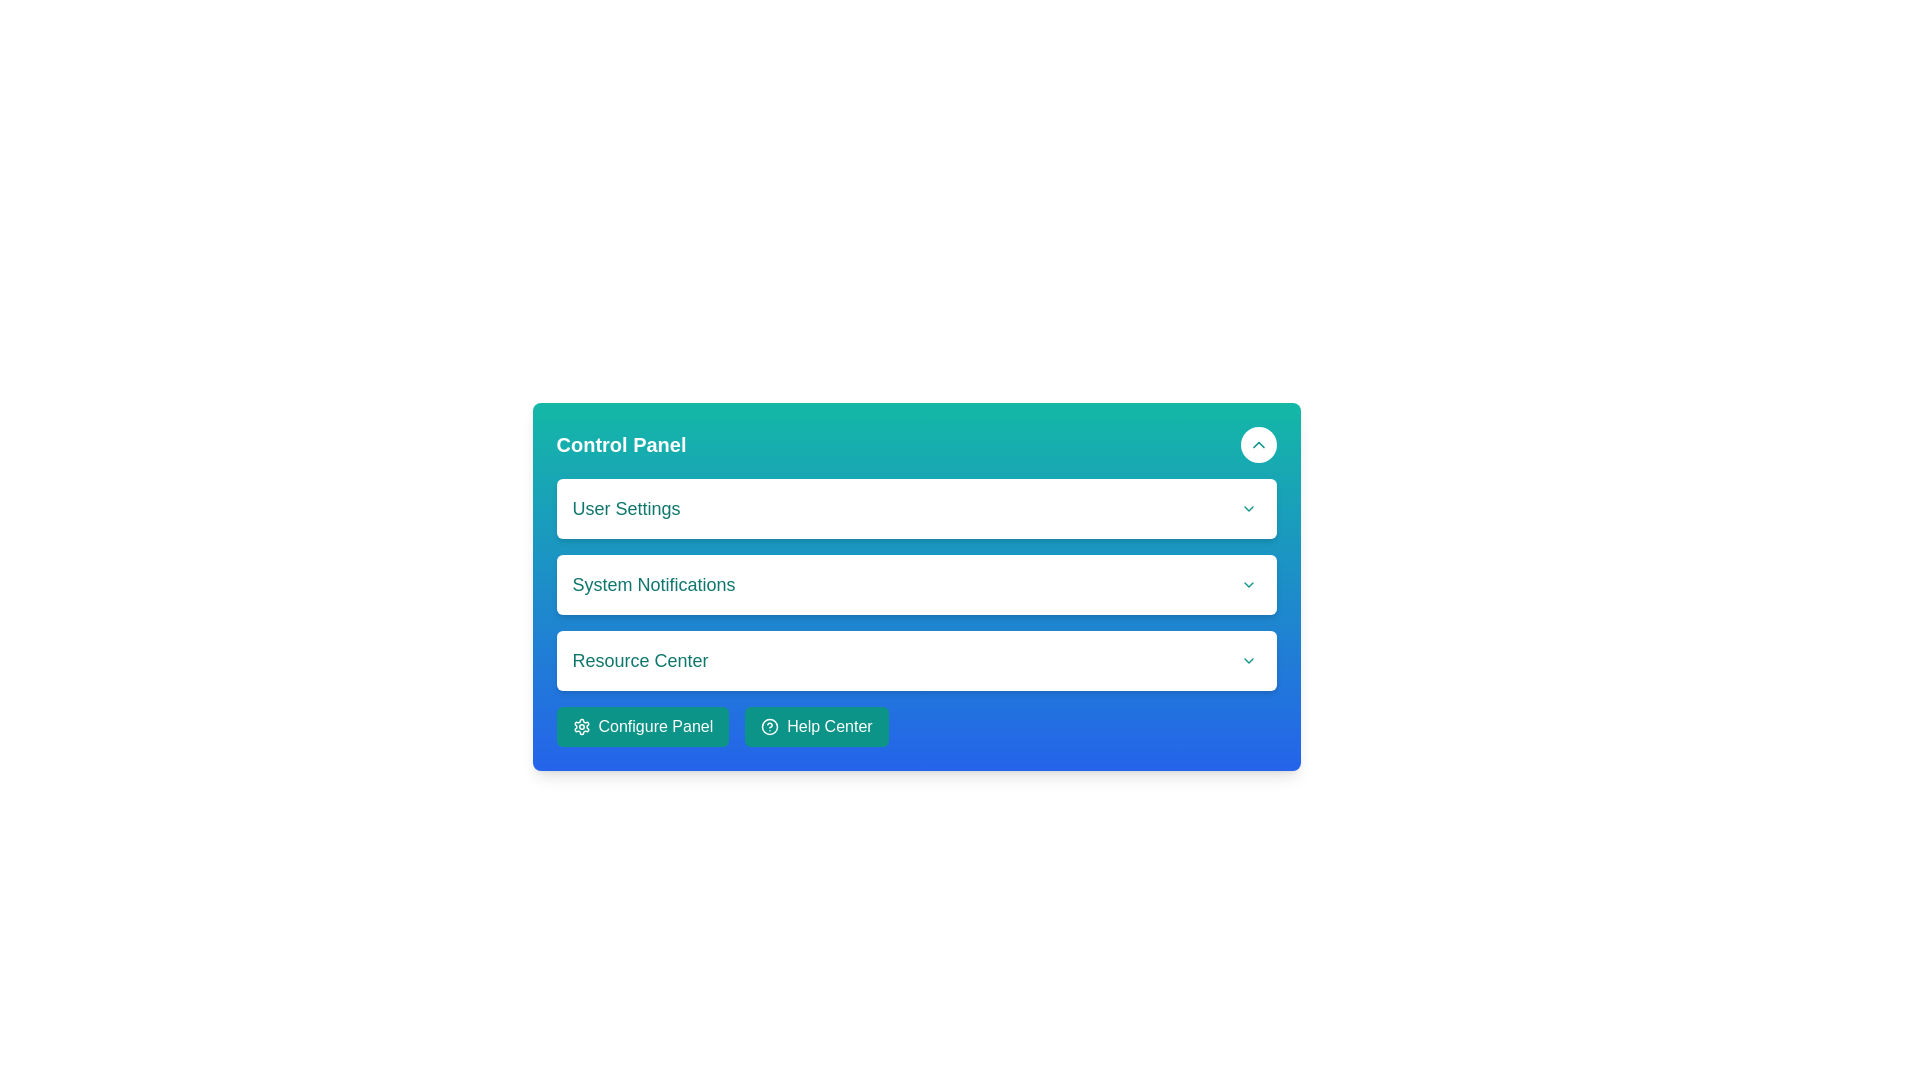 This screenshot has width=1920, height=1080. What do you see at coordinates (1247, 508) in the screenshot?
I see `the downward-facing arrow icon button located on the right side of the 'User Settings' row` at bounding box center [1247, 508].